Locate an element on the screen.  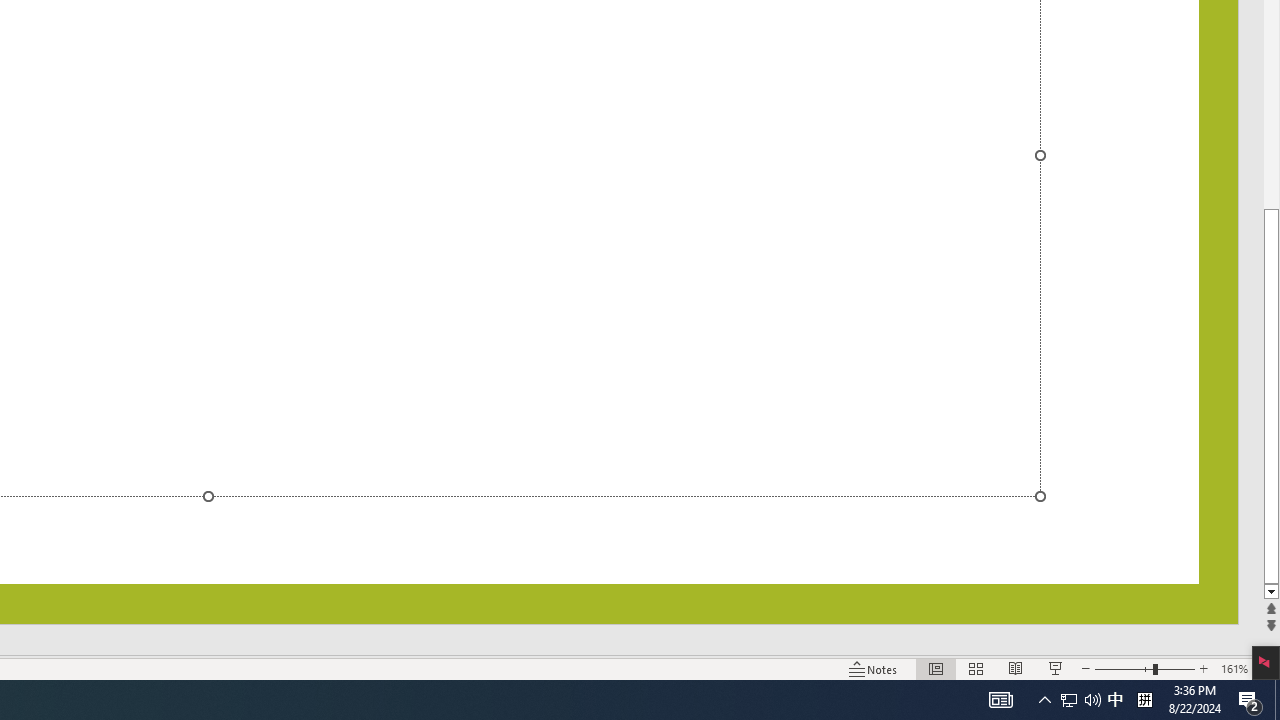
'Zoom In' is located at coordinates (1203, 669).